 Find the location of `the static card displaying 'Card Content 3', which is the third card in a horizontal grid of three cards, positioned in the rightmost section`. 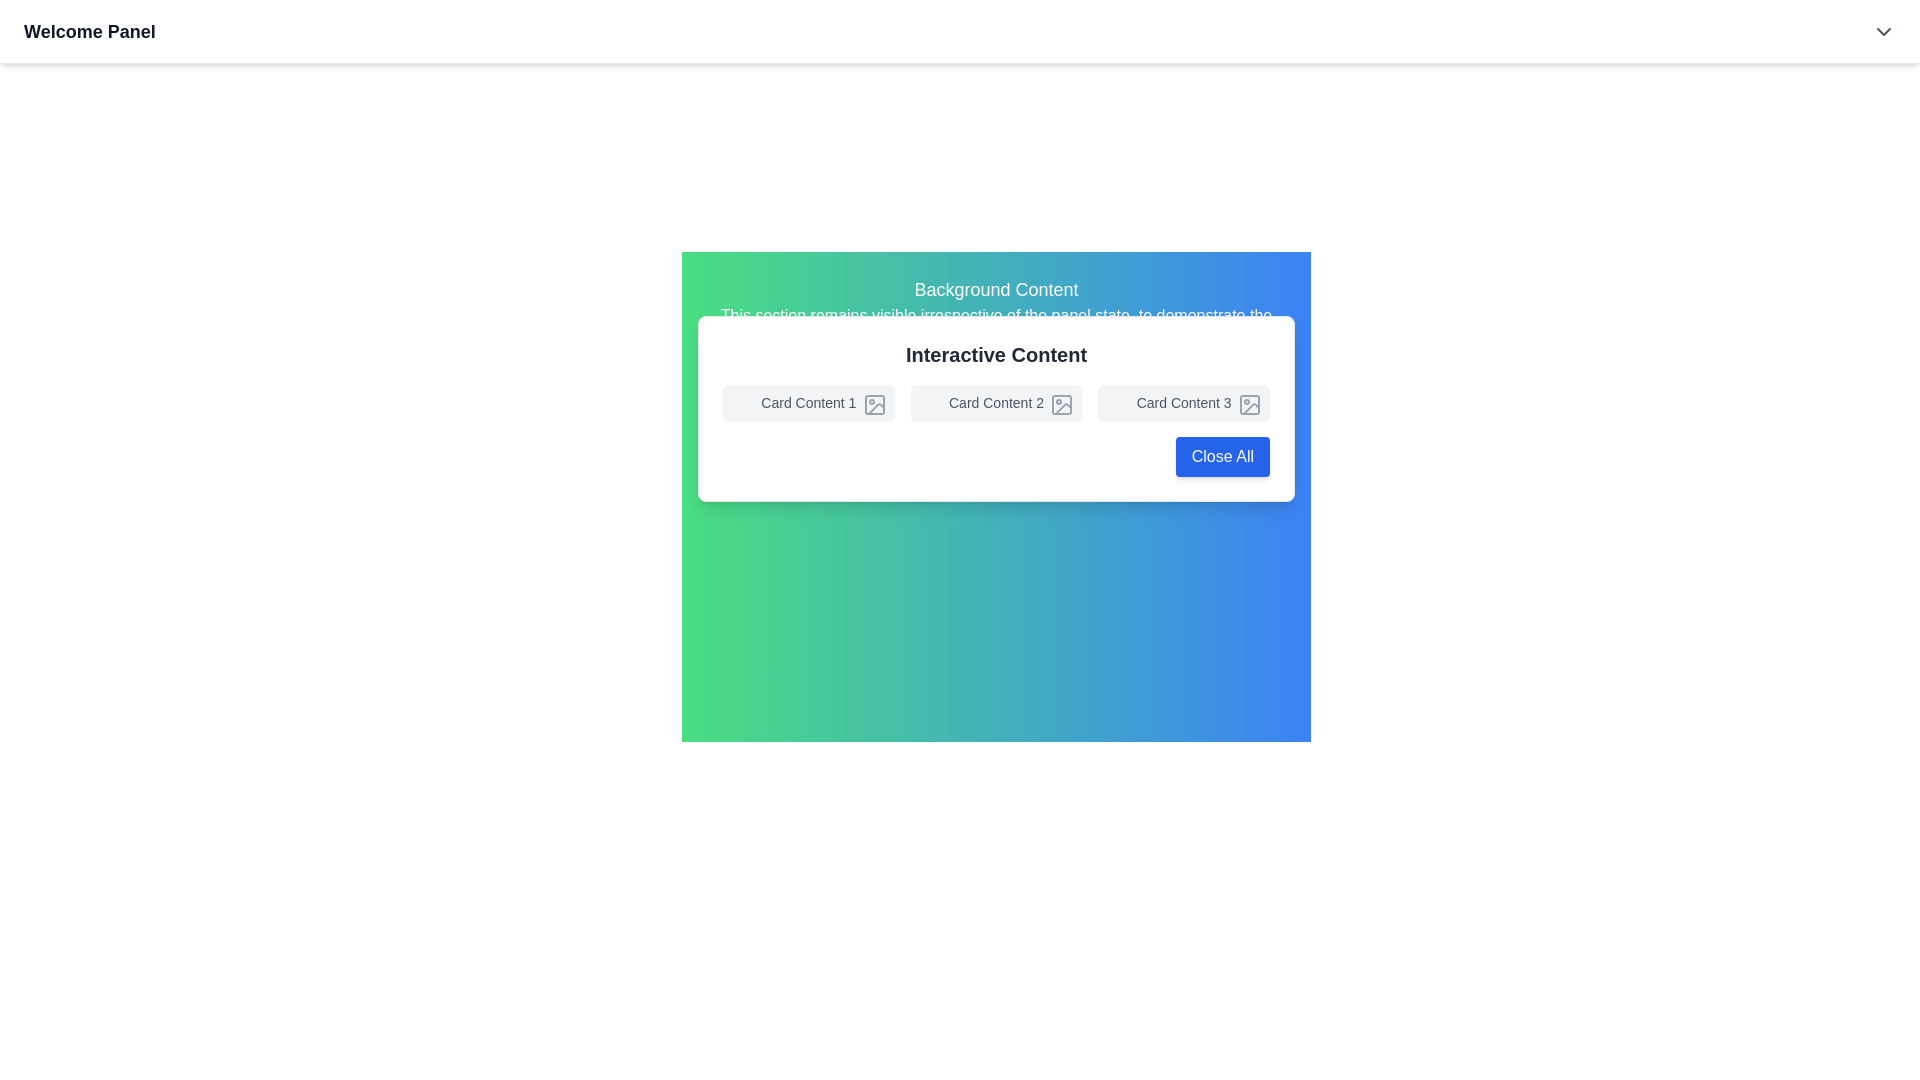

the static card displaying 'Card Content 3', which is the third card in a horizontal grid of three cards, positioned in the rightmost section is located at coordinates (1184, 402).